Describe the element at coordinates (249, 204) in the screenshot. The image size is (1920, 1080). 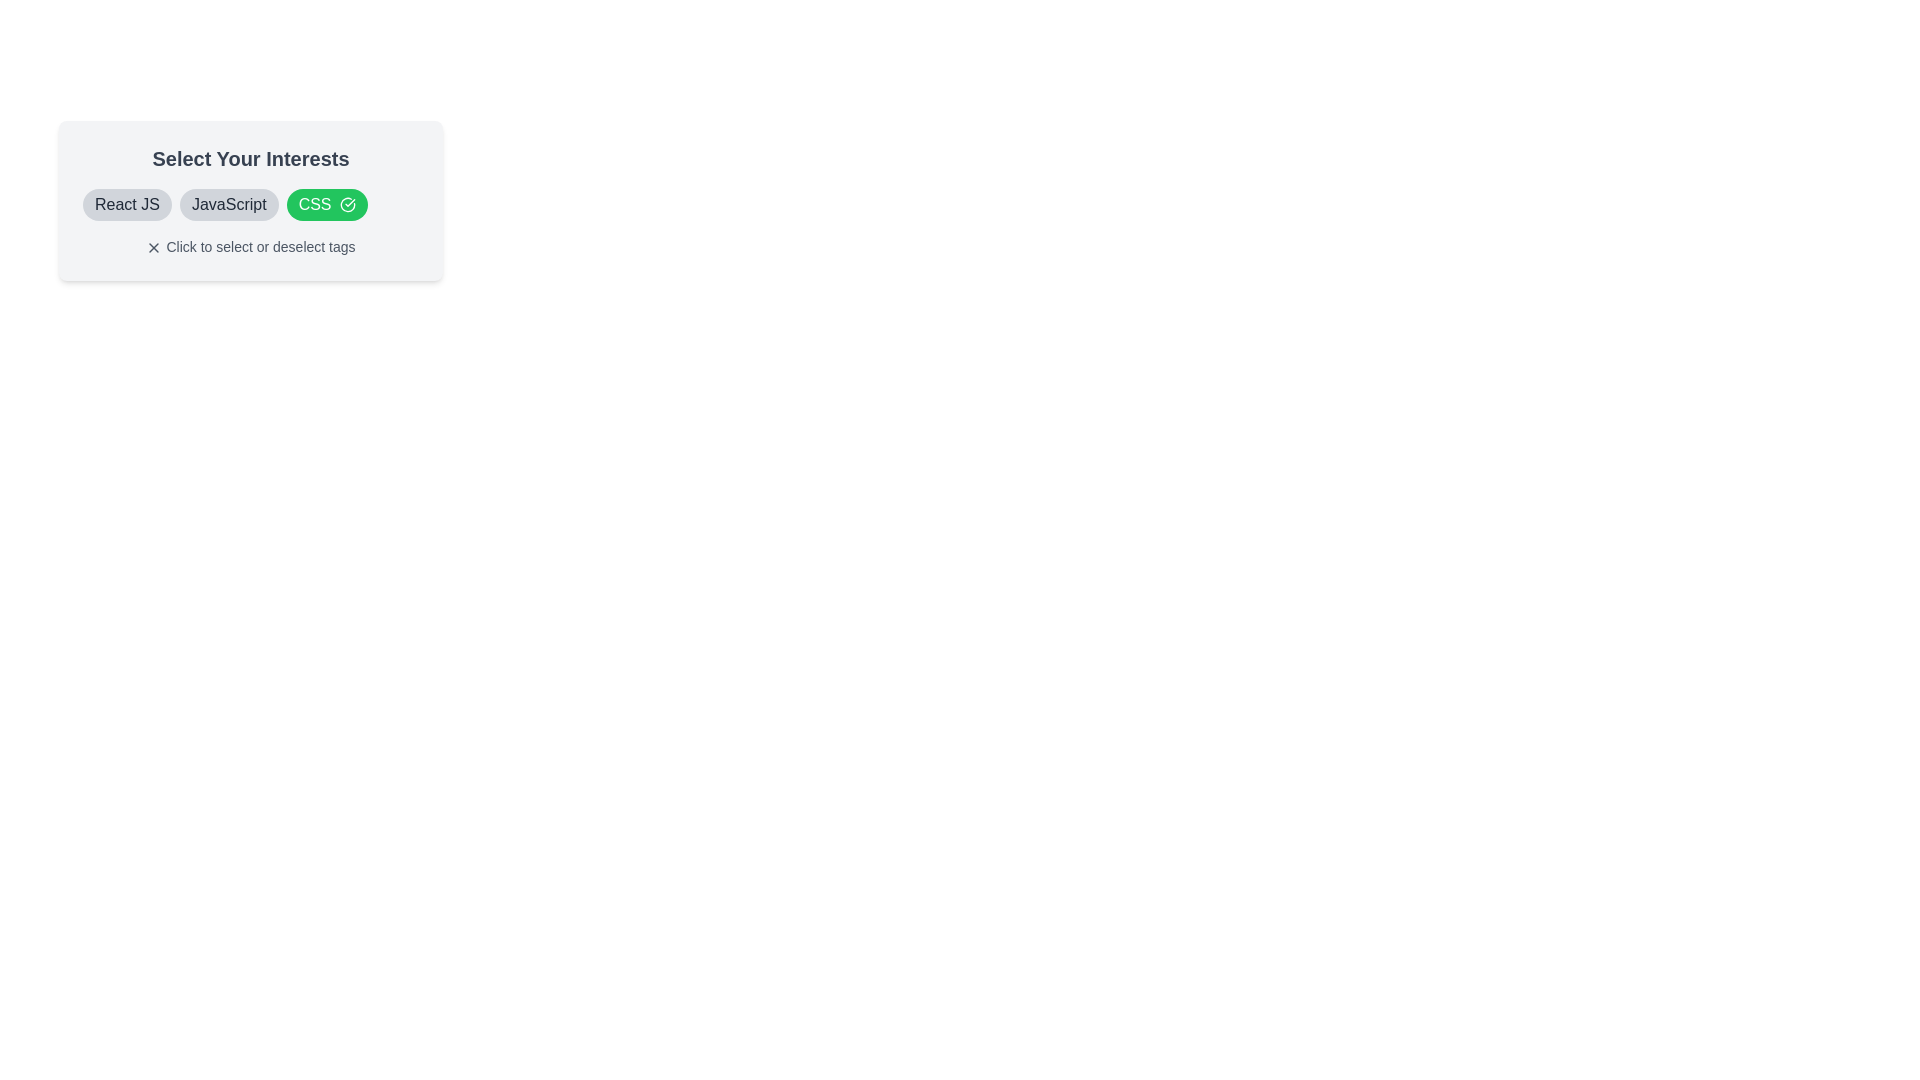
I see `the gray rectangular button labeled 'JavaScript', which is the second button in a row of three under the title 'Select Your Interests'` at that location.